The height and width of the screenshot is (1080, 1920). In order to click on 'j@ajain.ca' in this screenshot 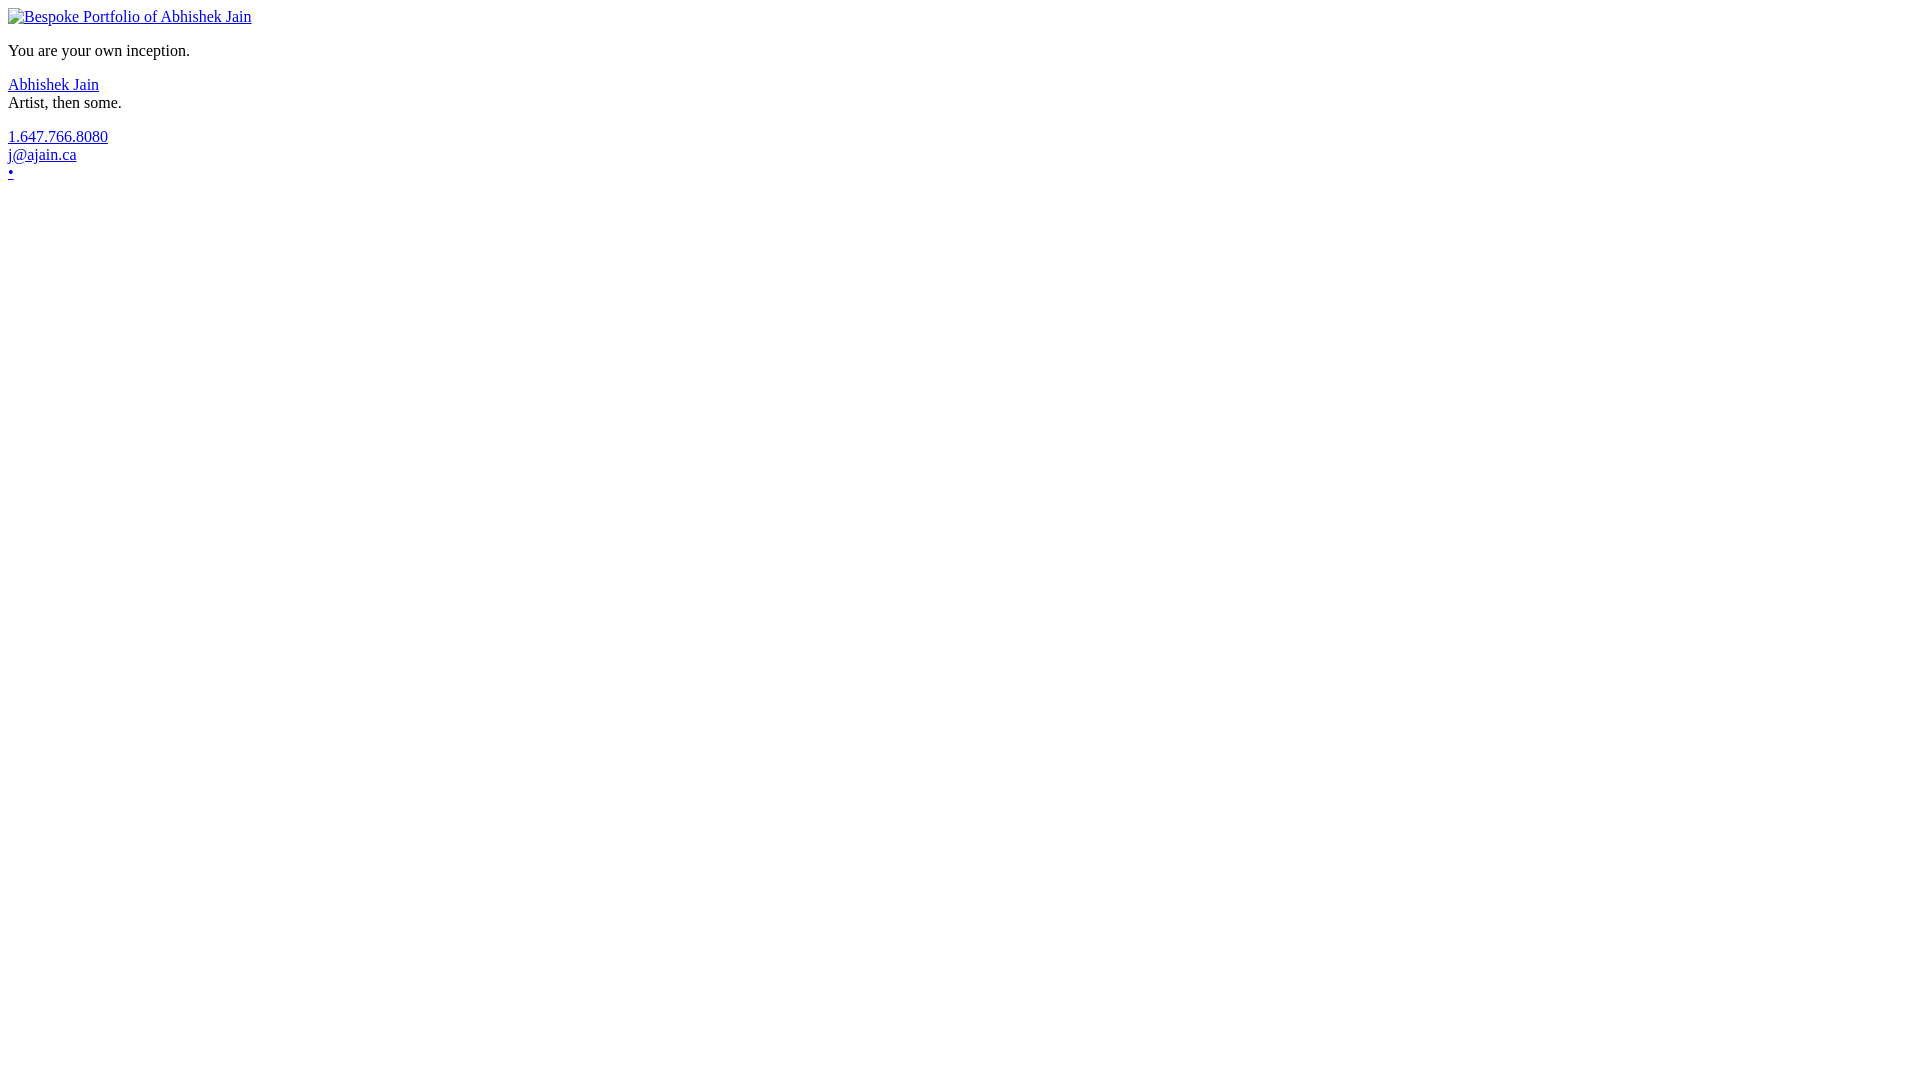, I will do `click(42, 153)`.